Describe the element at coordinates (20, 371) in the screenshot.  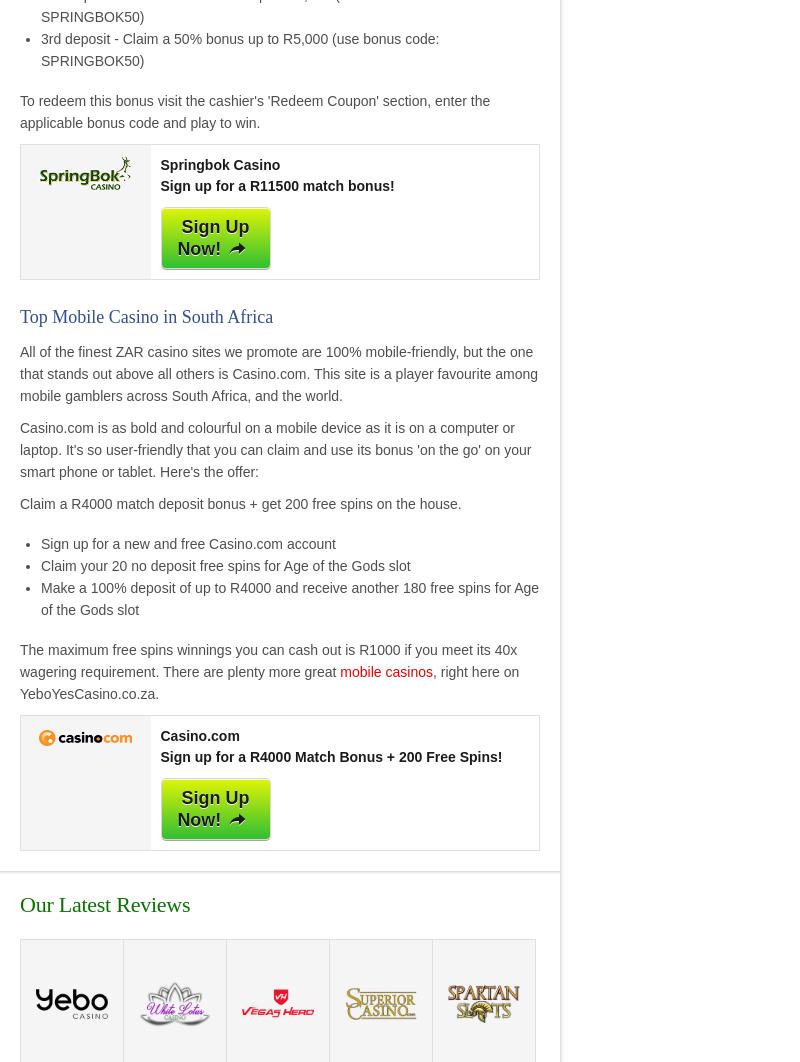
I see `'All of the finest ZAR casino sites we promote are 100% mobile-friendly, but the one that stands out above all others is Casino.com. This site is a player favourite among mobile gamblers across South Africa, and the world.'` at that location.